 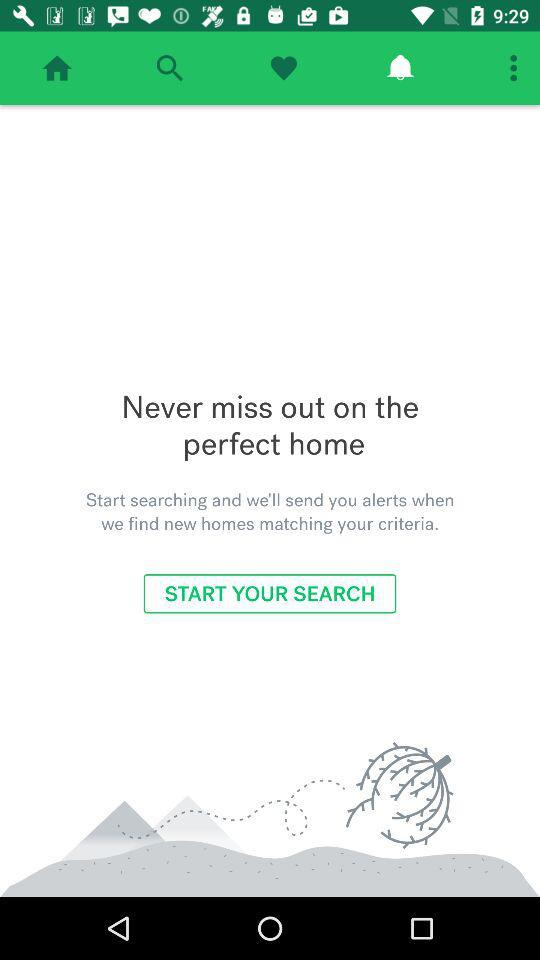 I want to click on the post, so click(x=282, y=68).